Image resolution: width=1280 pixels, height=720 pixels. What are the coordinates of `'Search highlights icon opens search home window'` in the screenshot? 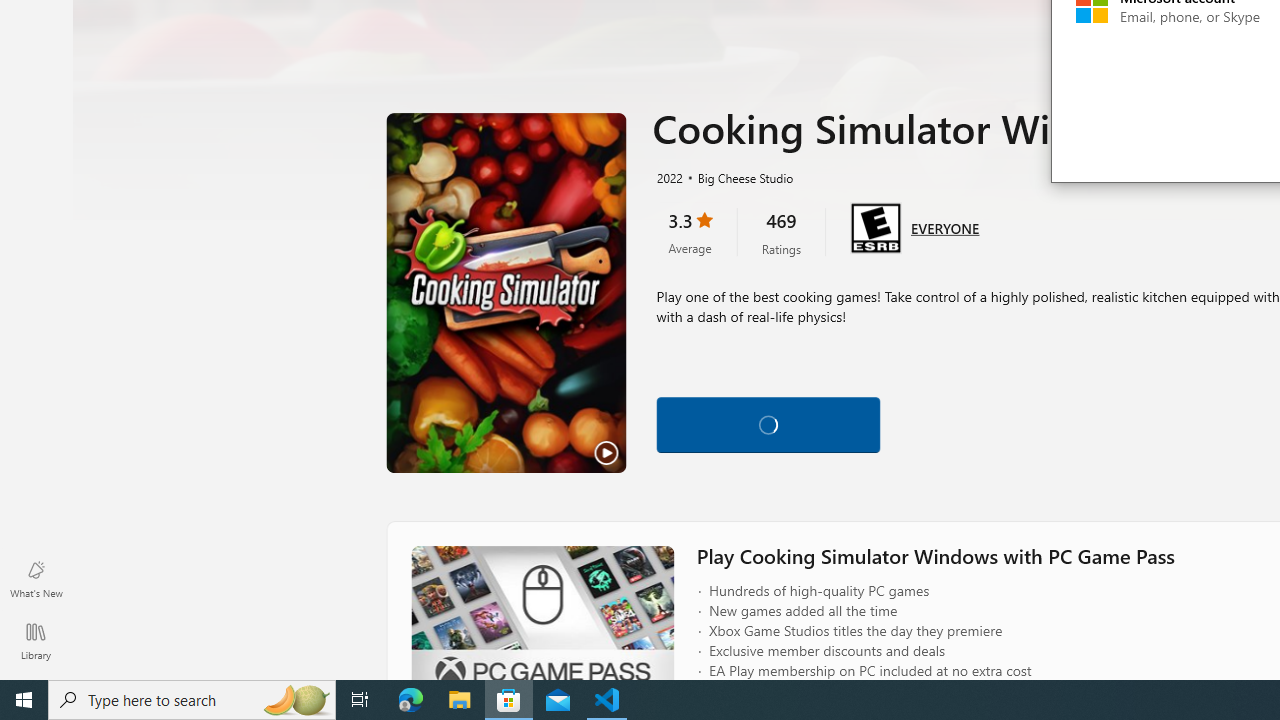 It's located at (294, 698).